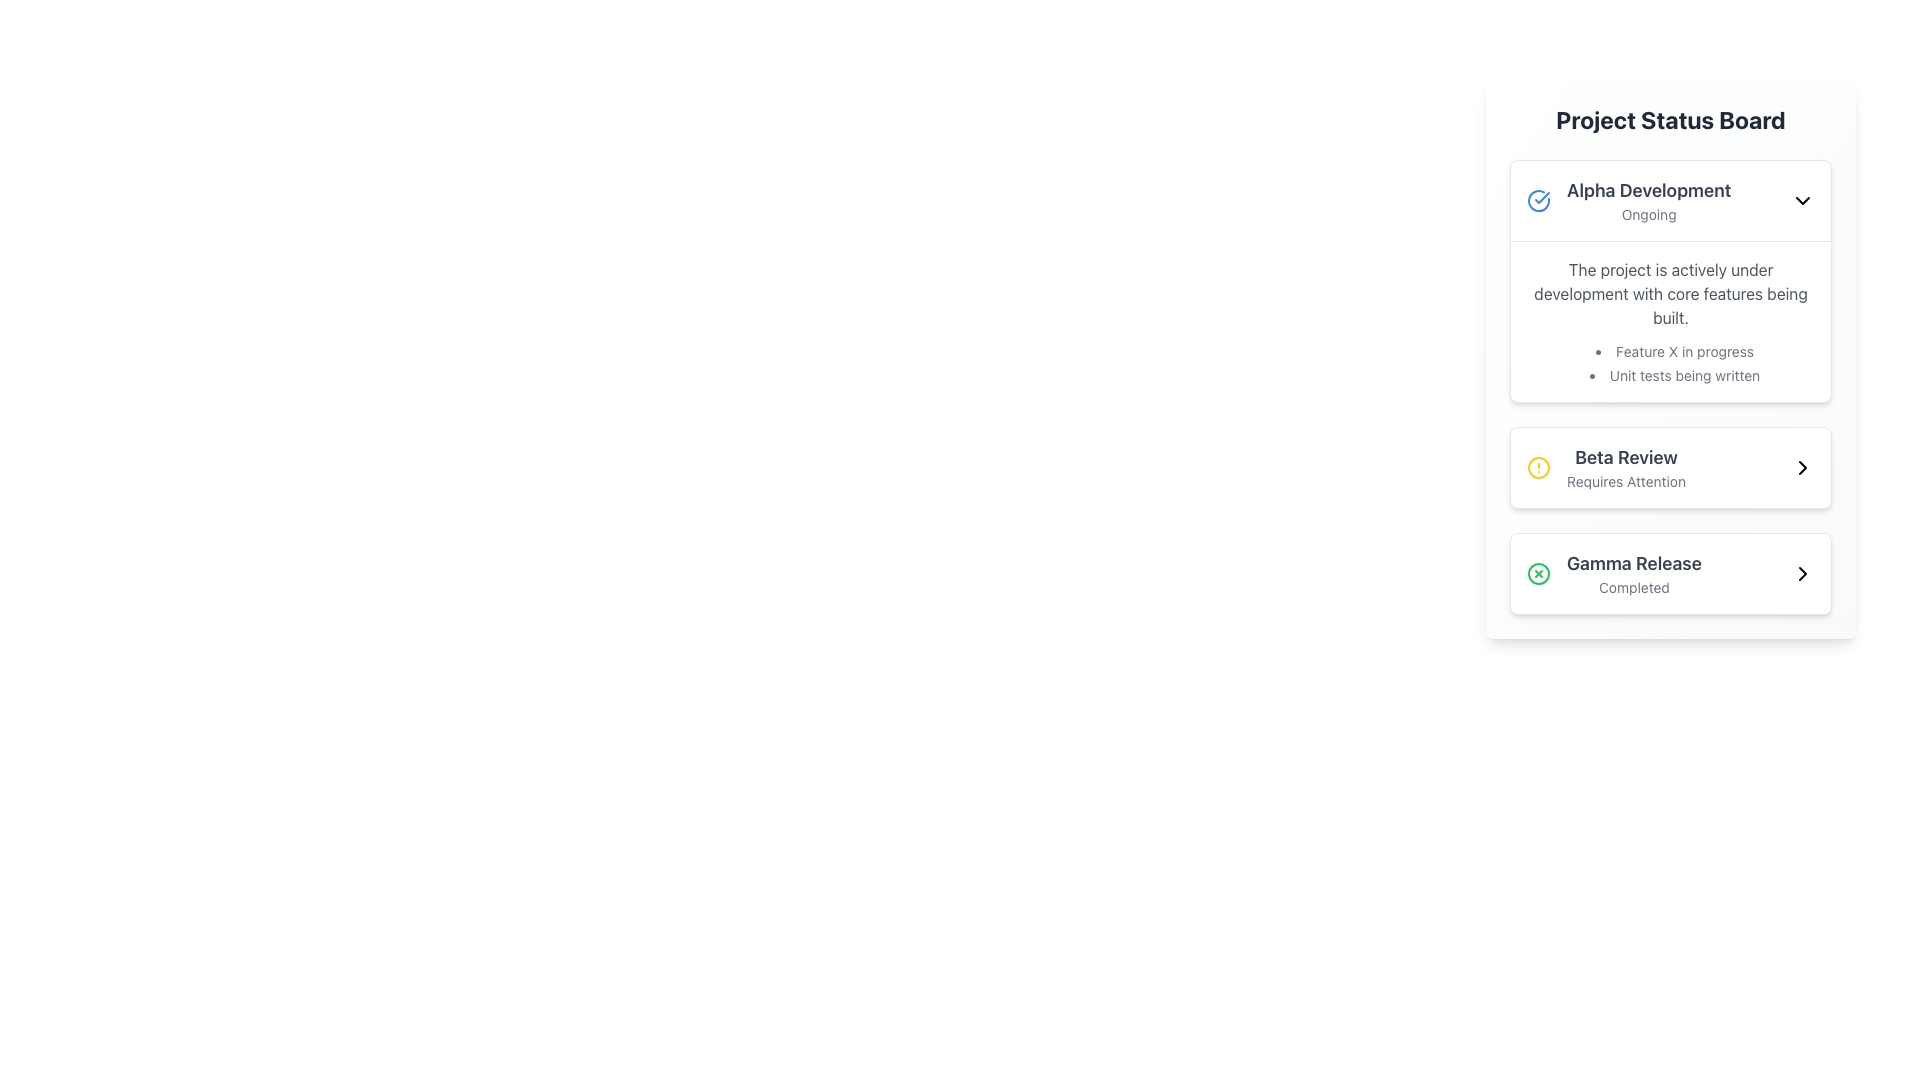  I want to click on the 'Alpha Development' project status display located in the top-left corner of the 'Project Status Board' section, so click(1649, 200).